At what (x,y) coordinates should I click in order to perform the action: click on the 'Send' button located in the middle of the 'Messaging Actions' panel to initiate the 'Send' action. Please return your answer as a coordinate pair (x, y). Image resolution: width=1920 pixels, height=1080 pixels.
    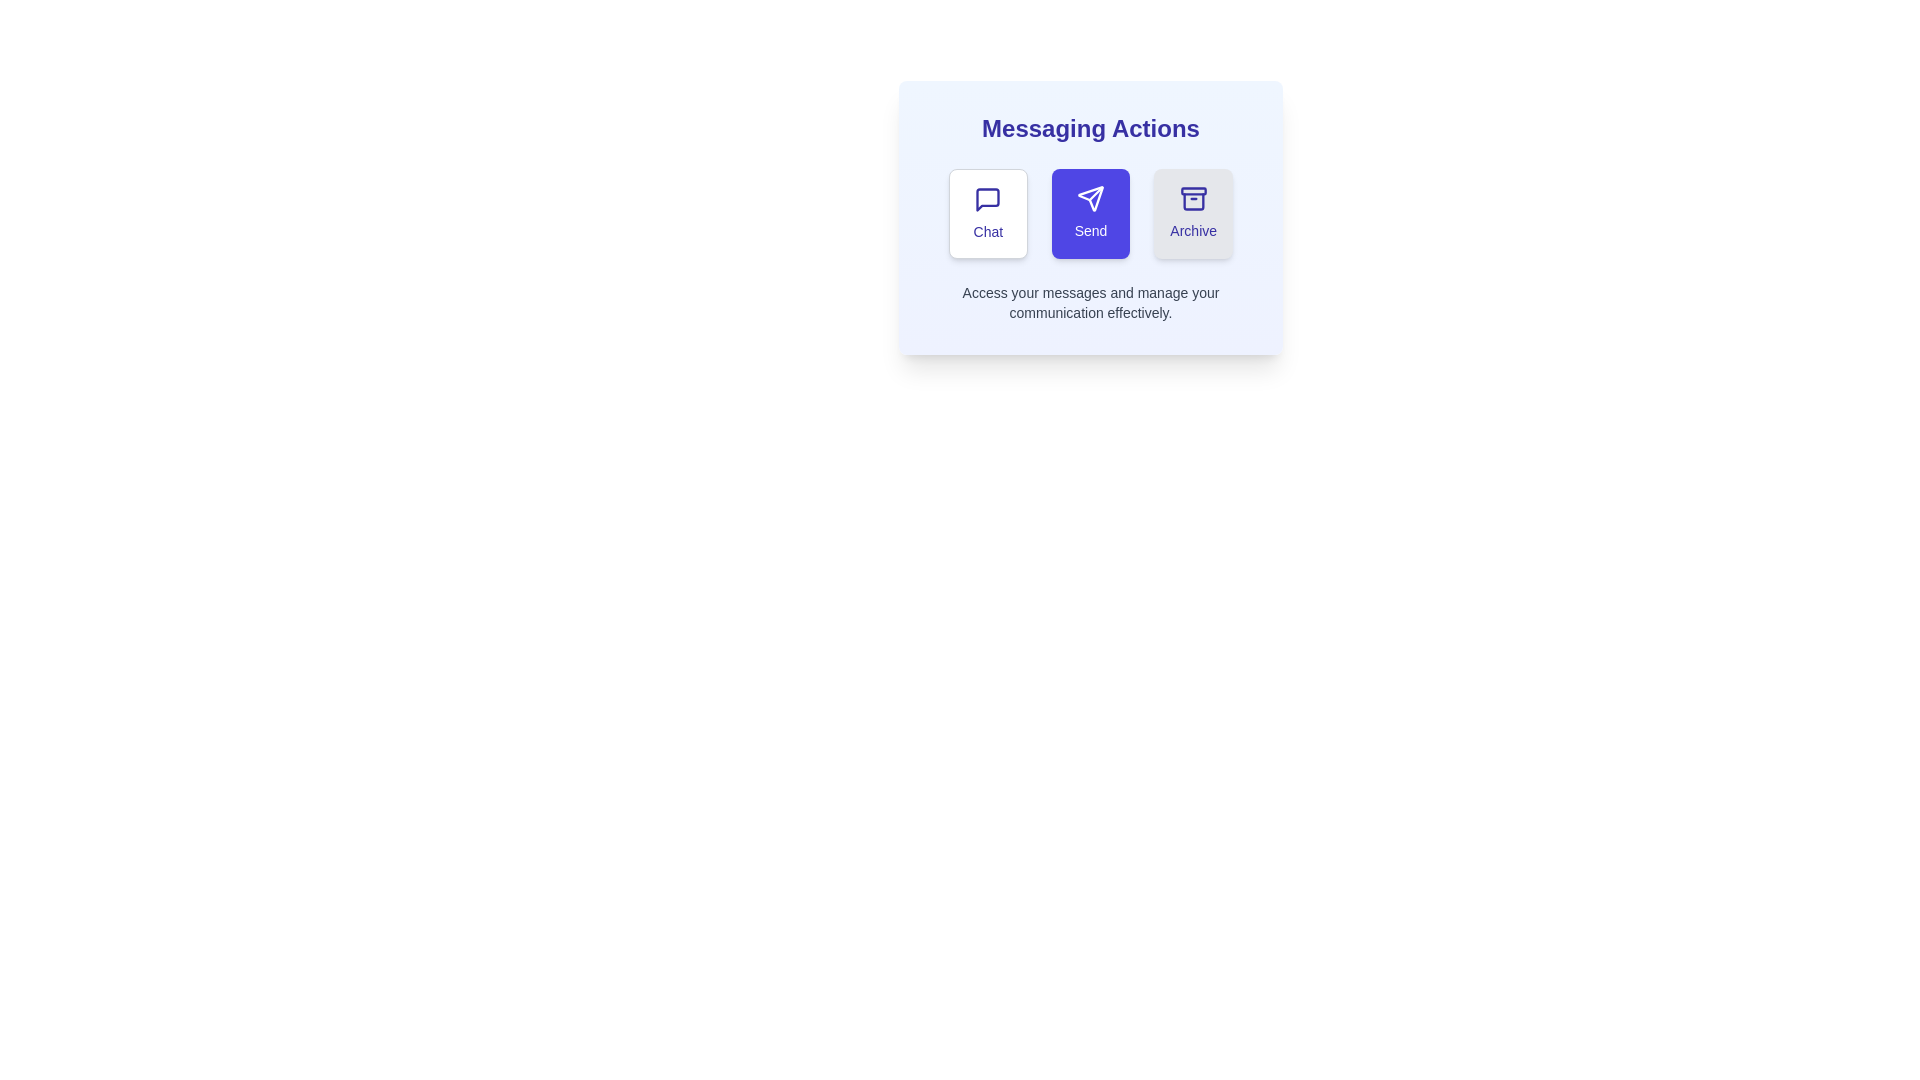
    Looking at the image, I should click on (1089, 213).